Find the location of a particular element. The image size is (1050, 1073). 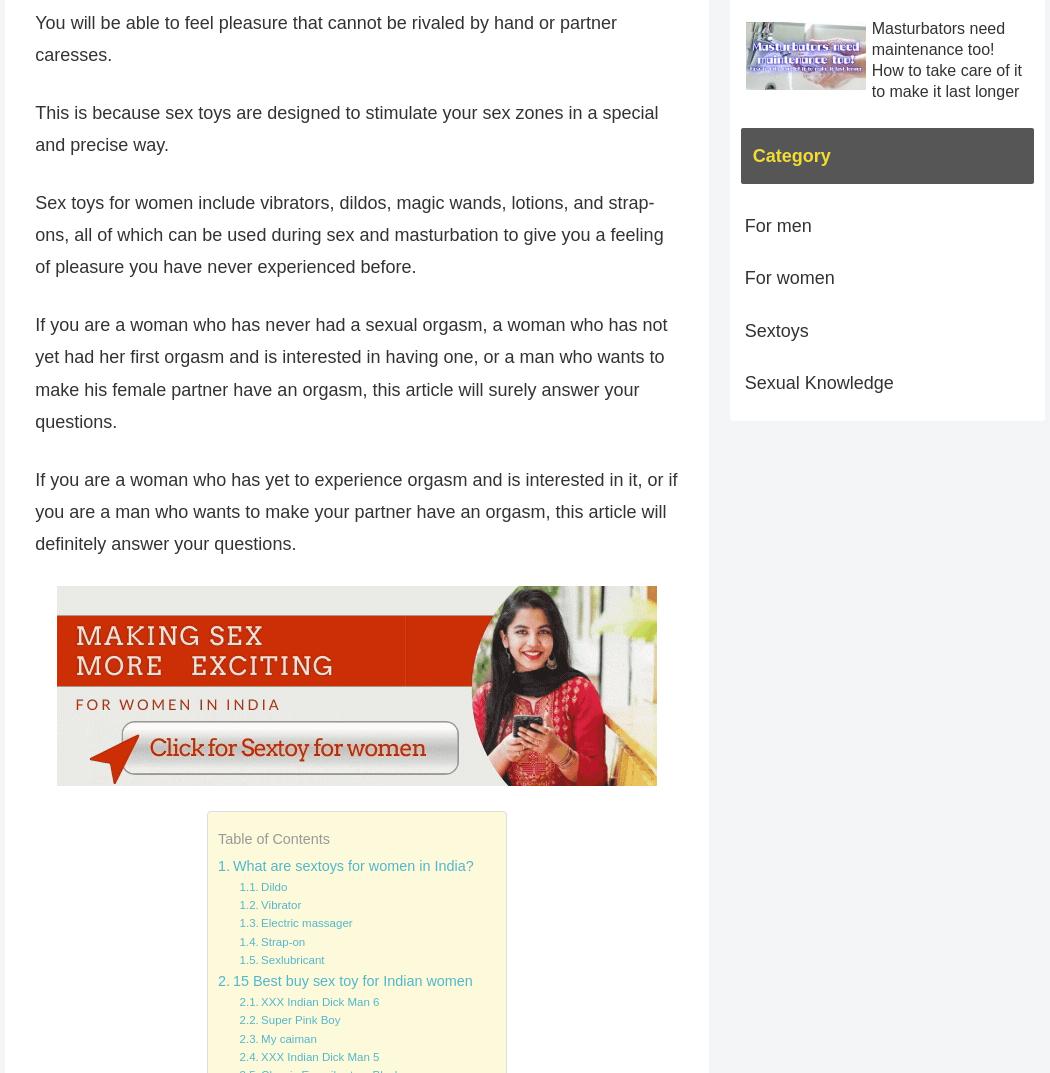

'Super Pink Boy' is located at coordinates (261, 1019).